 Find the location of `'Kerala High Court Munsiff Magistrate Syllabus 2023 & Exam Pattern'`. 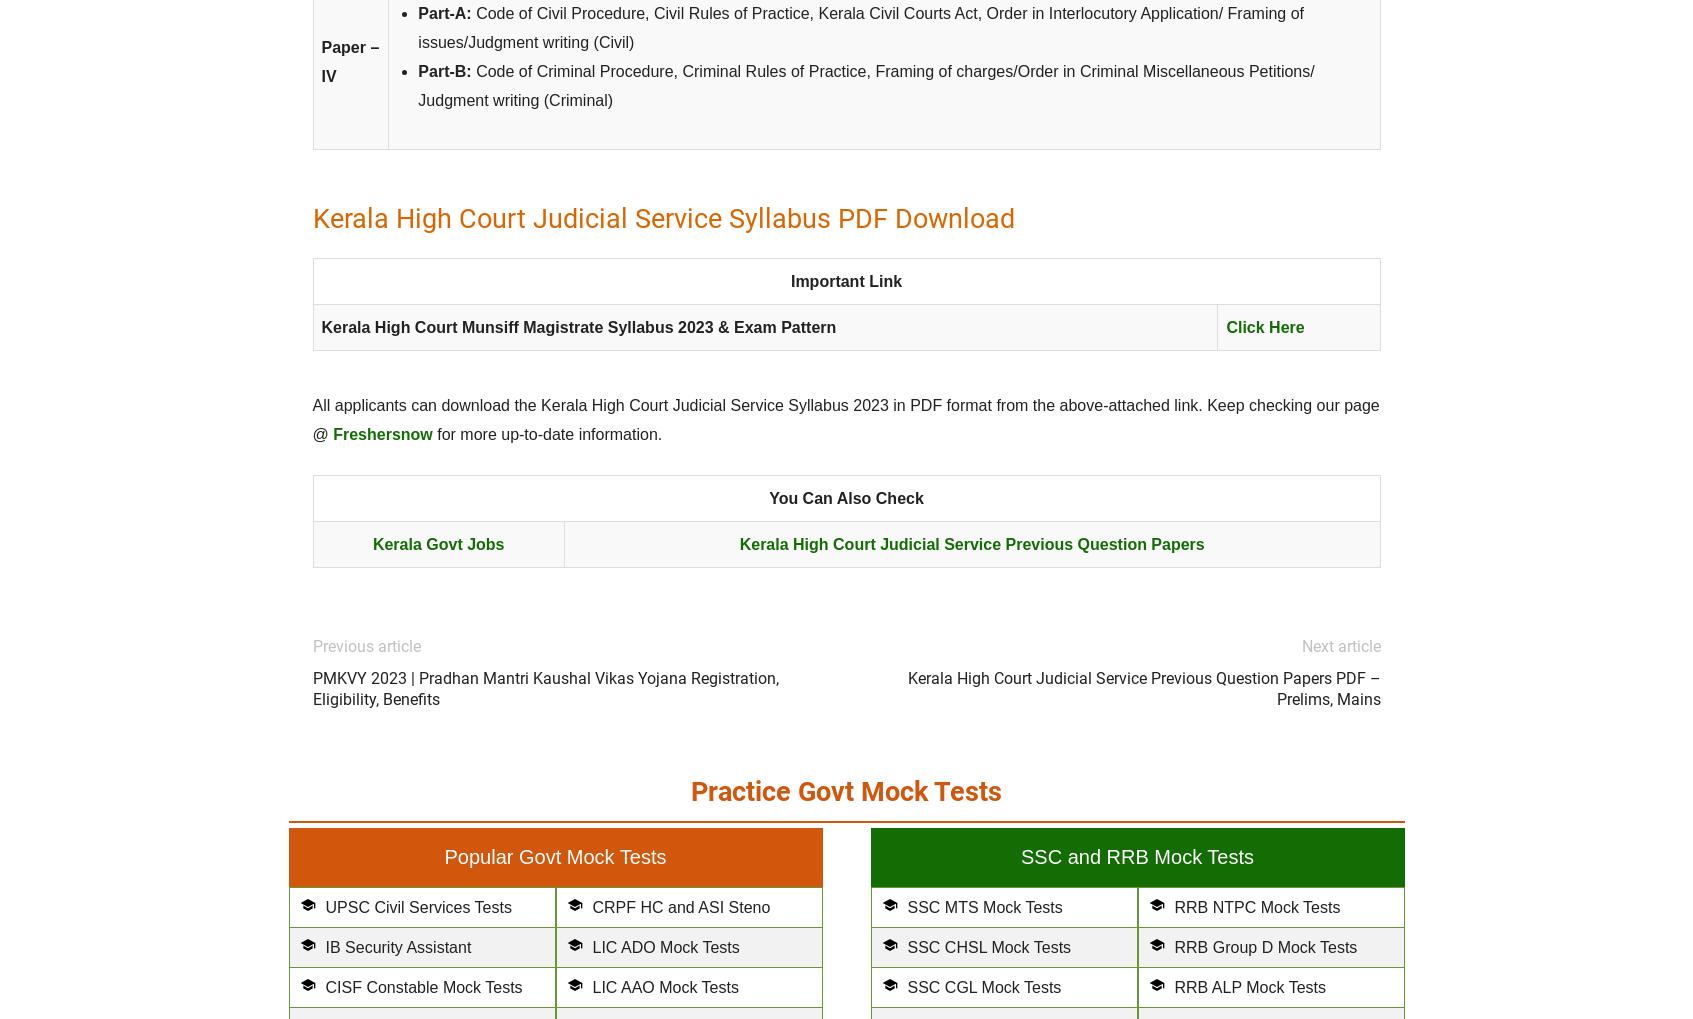

'Kerala High Court Munsiff Magistrate Syllabus 2023 & Exam Pattern' is located at coordinates (319, 327).